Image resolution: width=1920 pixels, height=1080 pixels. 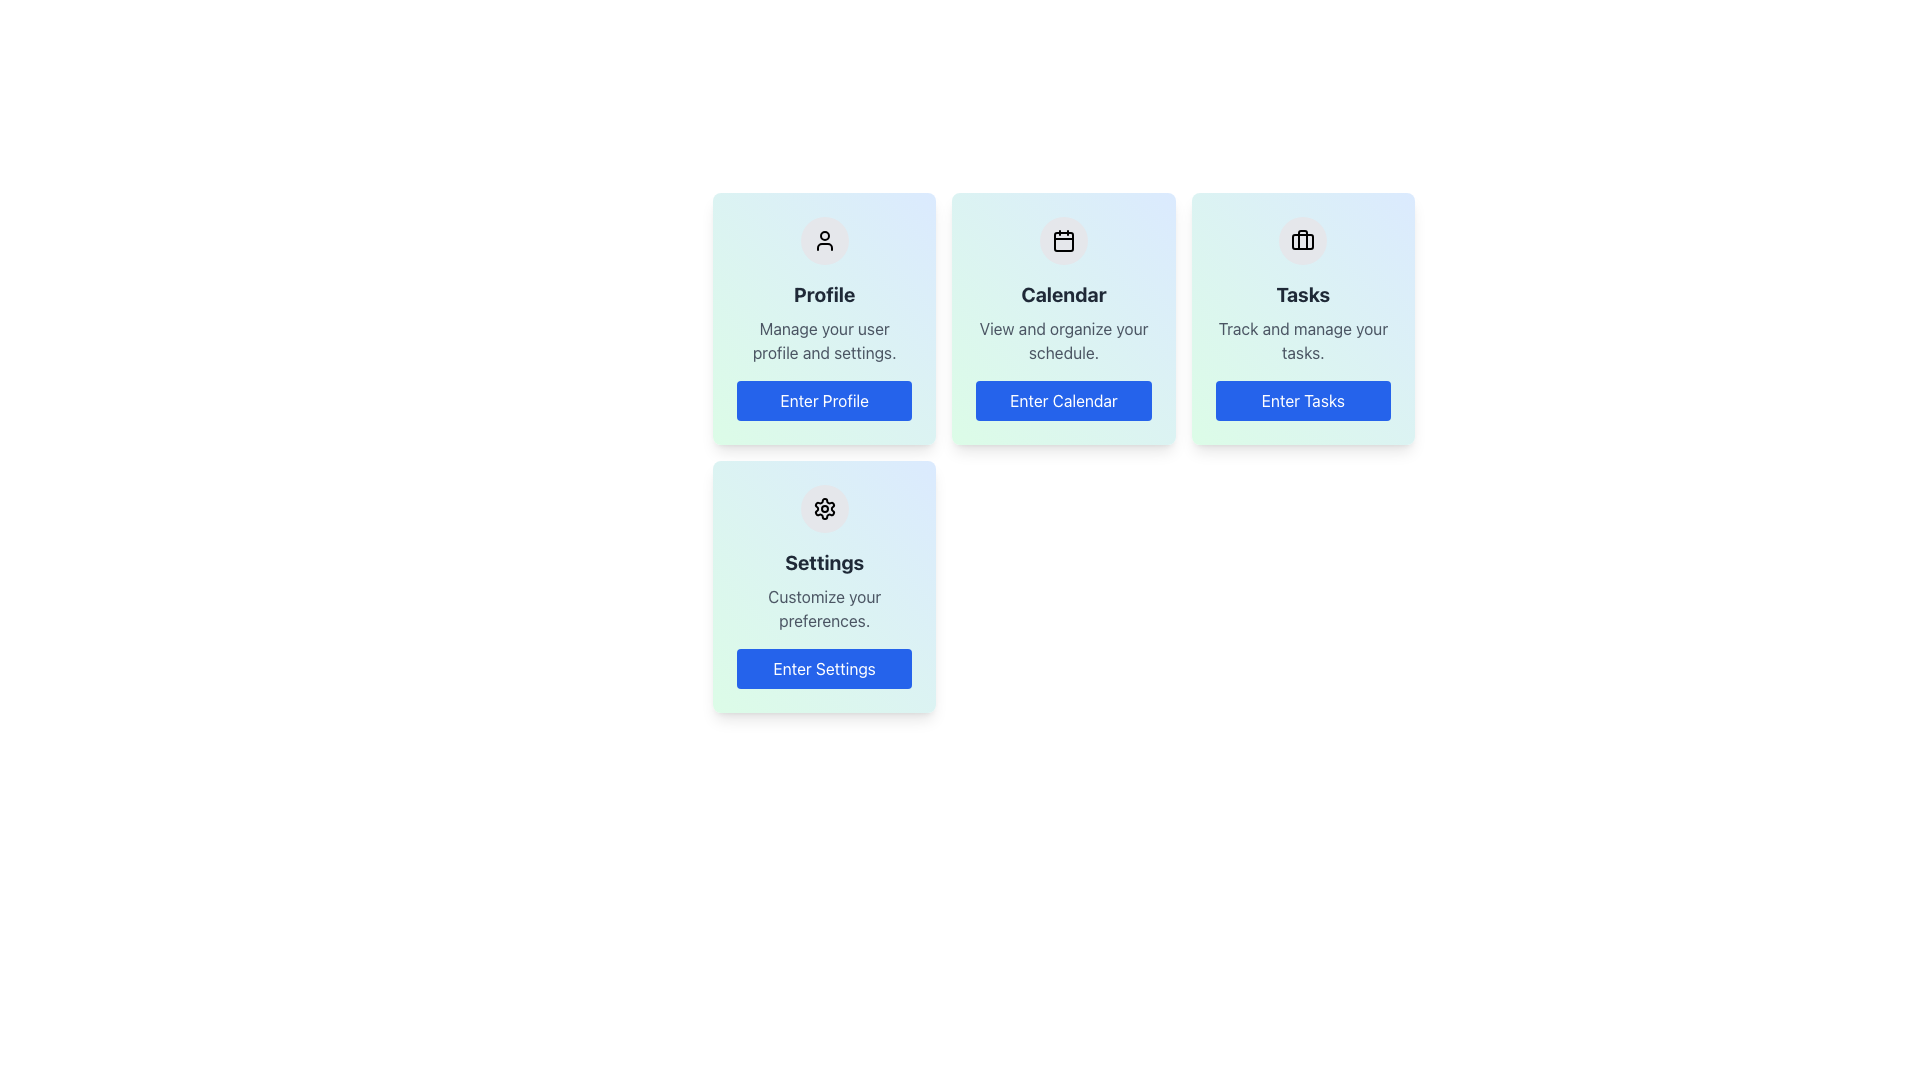 What do you see at coordinates (1063, 241) in the screenshot?
I see `the visual part of the calendar icon located in the middle card of the top row of a 2x3 grid layout, which enhances the user's recognition of the calendar functionality` at bounding box center [1063, 241].